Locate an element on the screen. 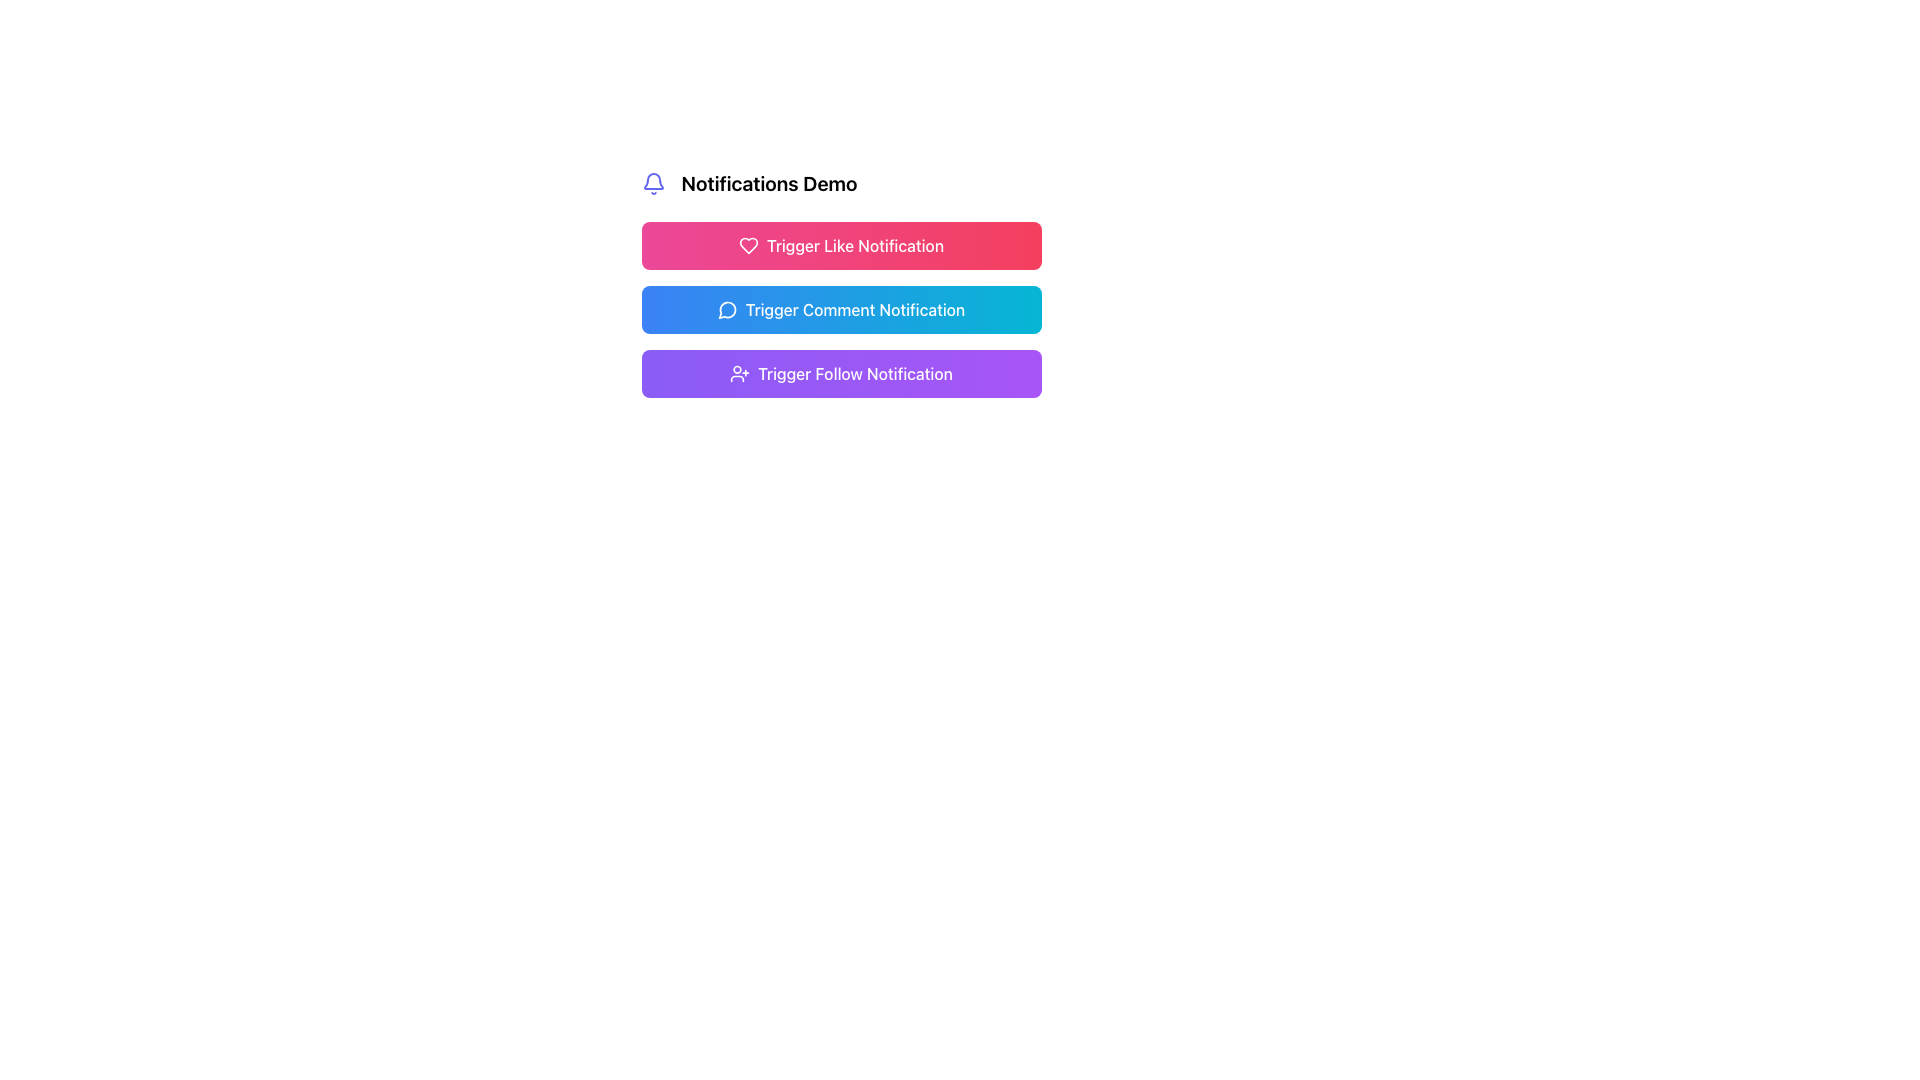  the interactive button that triggers comment-related notifications, located between the 'Trigger Like Notification' and 'Trigger Follow Notification' buttons is located at coordinates (841, 309).